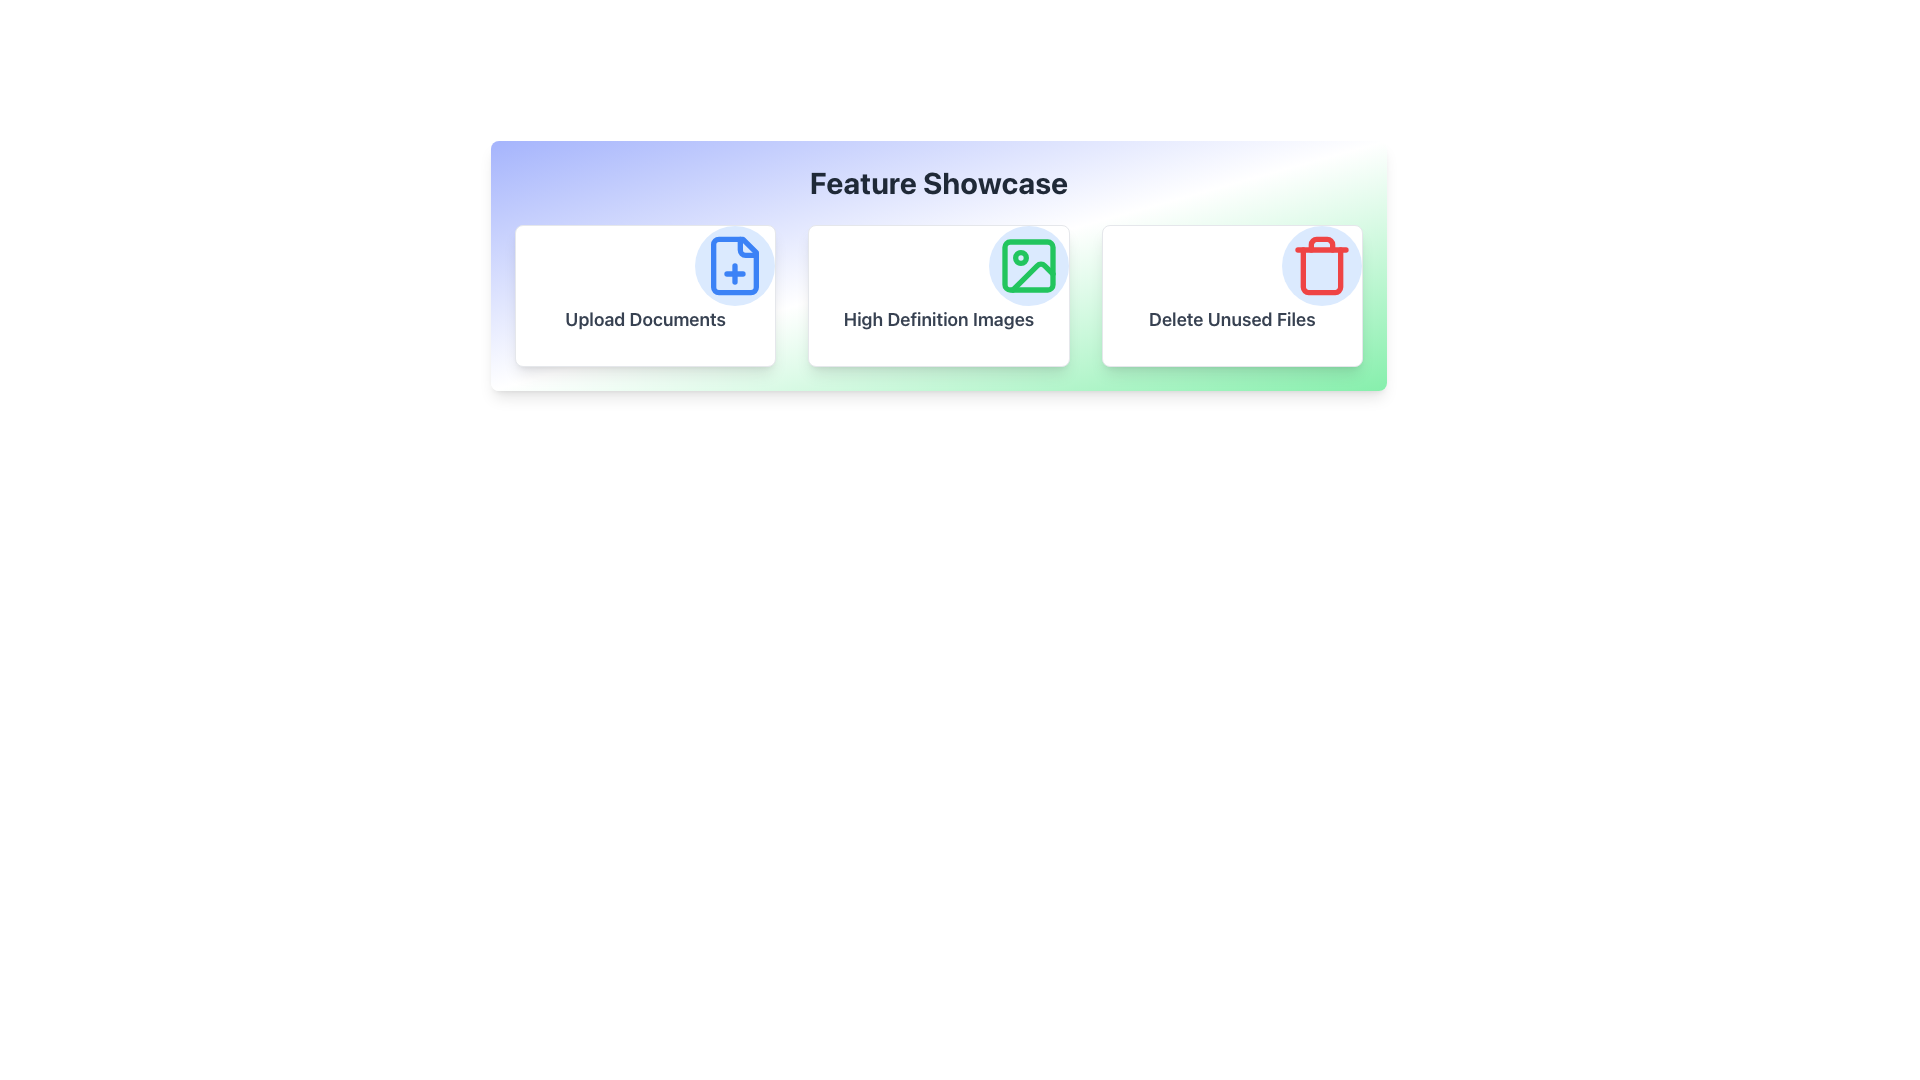 Image resolution: width=1920 pixels, height=1080 pixels. I want to click on the second card in the feature showcase section, so click(938, 296).